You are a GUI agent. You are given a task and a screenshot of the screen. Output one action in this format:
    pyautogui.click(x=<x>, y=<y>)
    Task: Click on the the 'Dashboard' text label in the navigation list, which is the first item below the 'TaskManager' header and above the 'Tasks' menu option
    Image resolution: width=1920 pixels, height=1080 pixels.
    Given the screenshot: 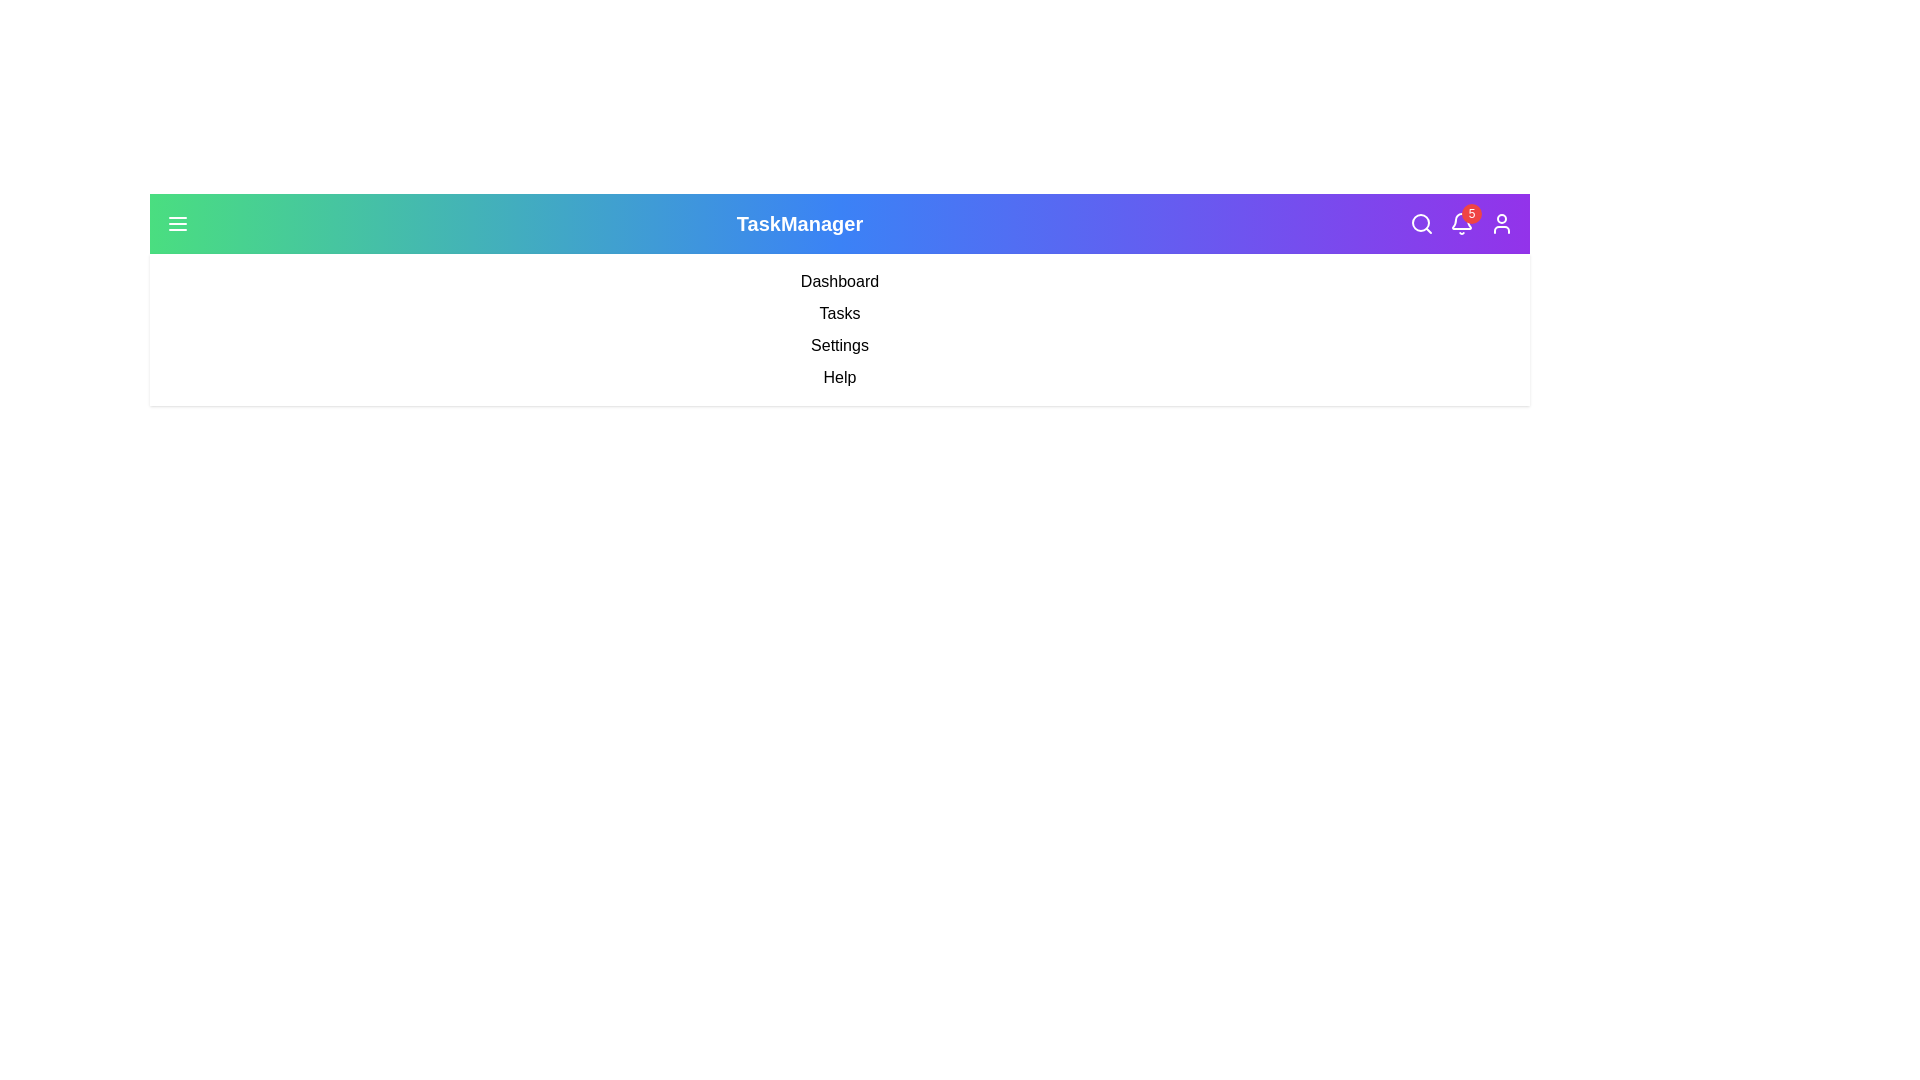 What is the action you would take?
    pyautogui.click(x=840, y=281)
    